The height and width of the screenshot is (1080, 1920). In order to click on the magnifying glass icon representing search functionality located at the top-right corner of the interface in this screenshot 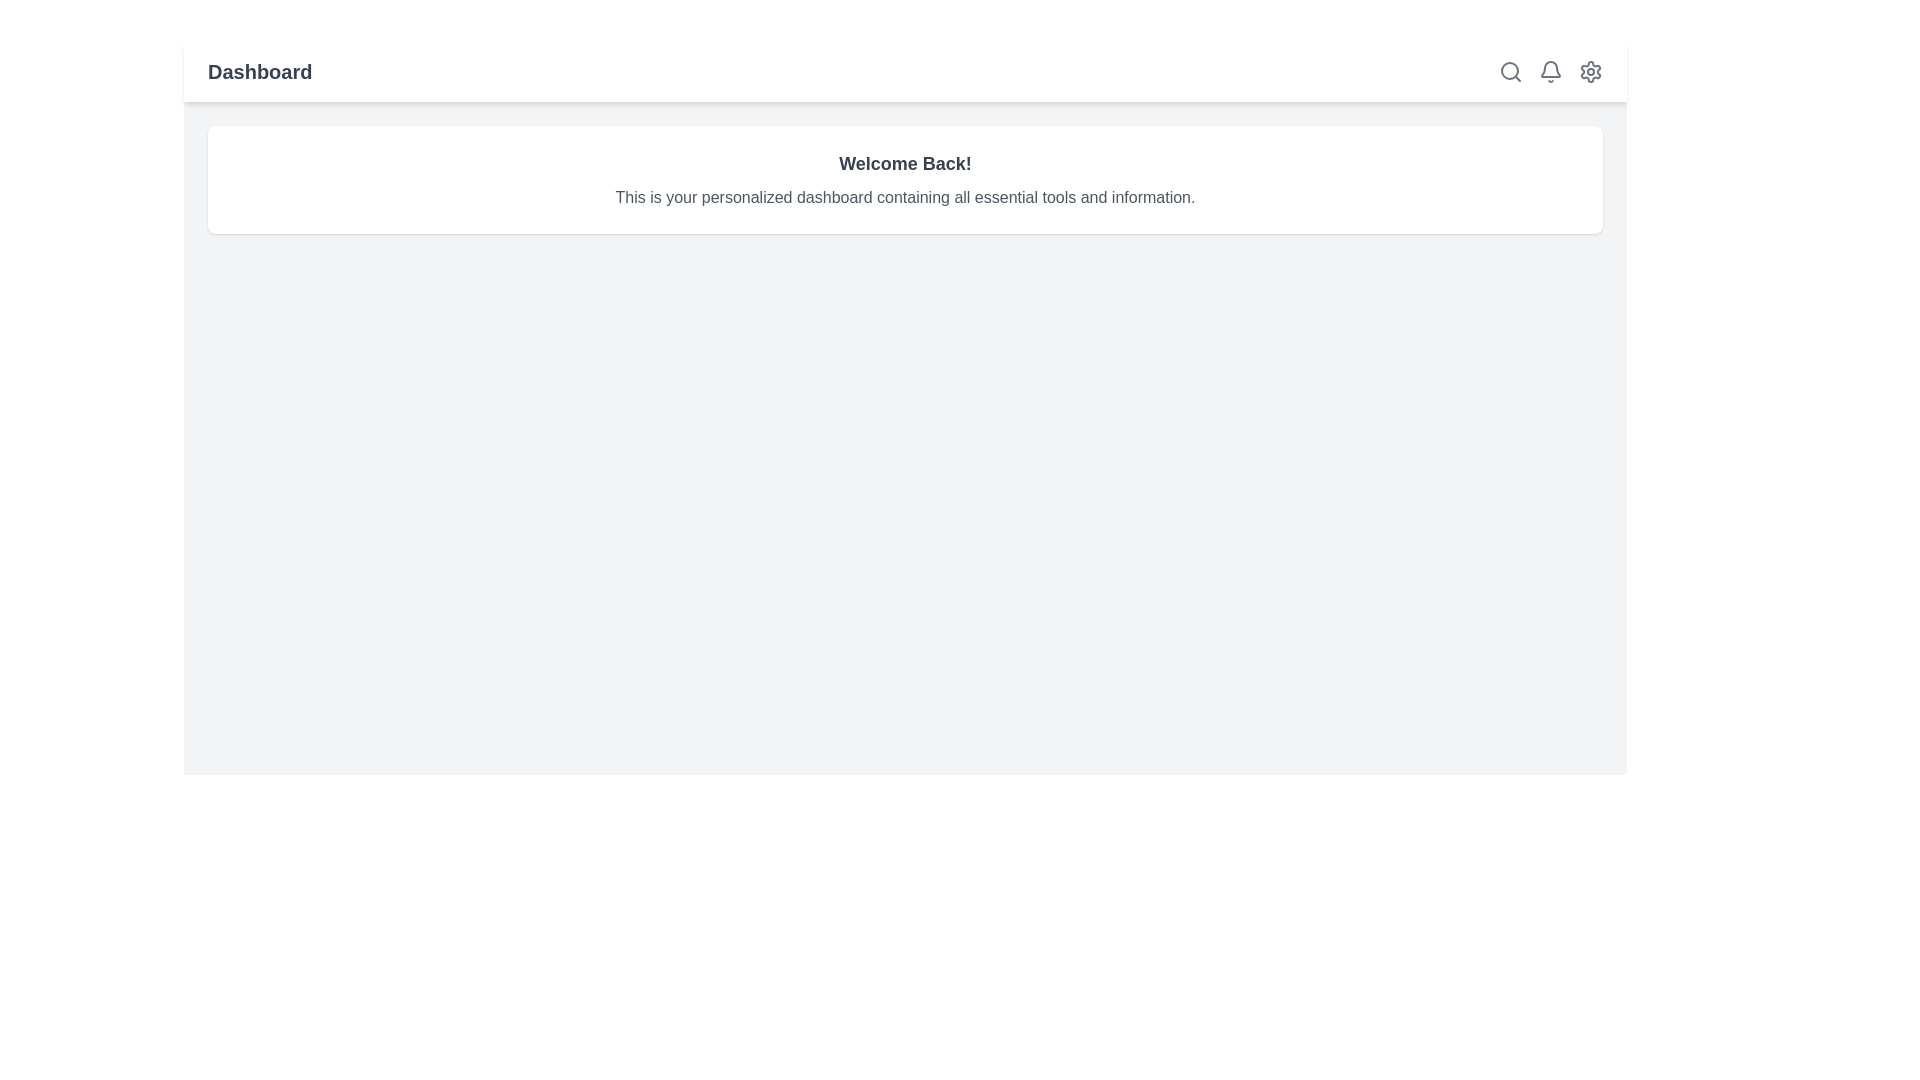, I will do `click(1511, 71)`.